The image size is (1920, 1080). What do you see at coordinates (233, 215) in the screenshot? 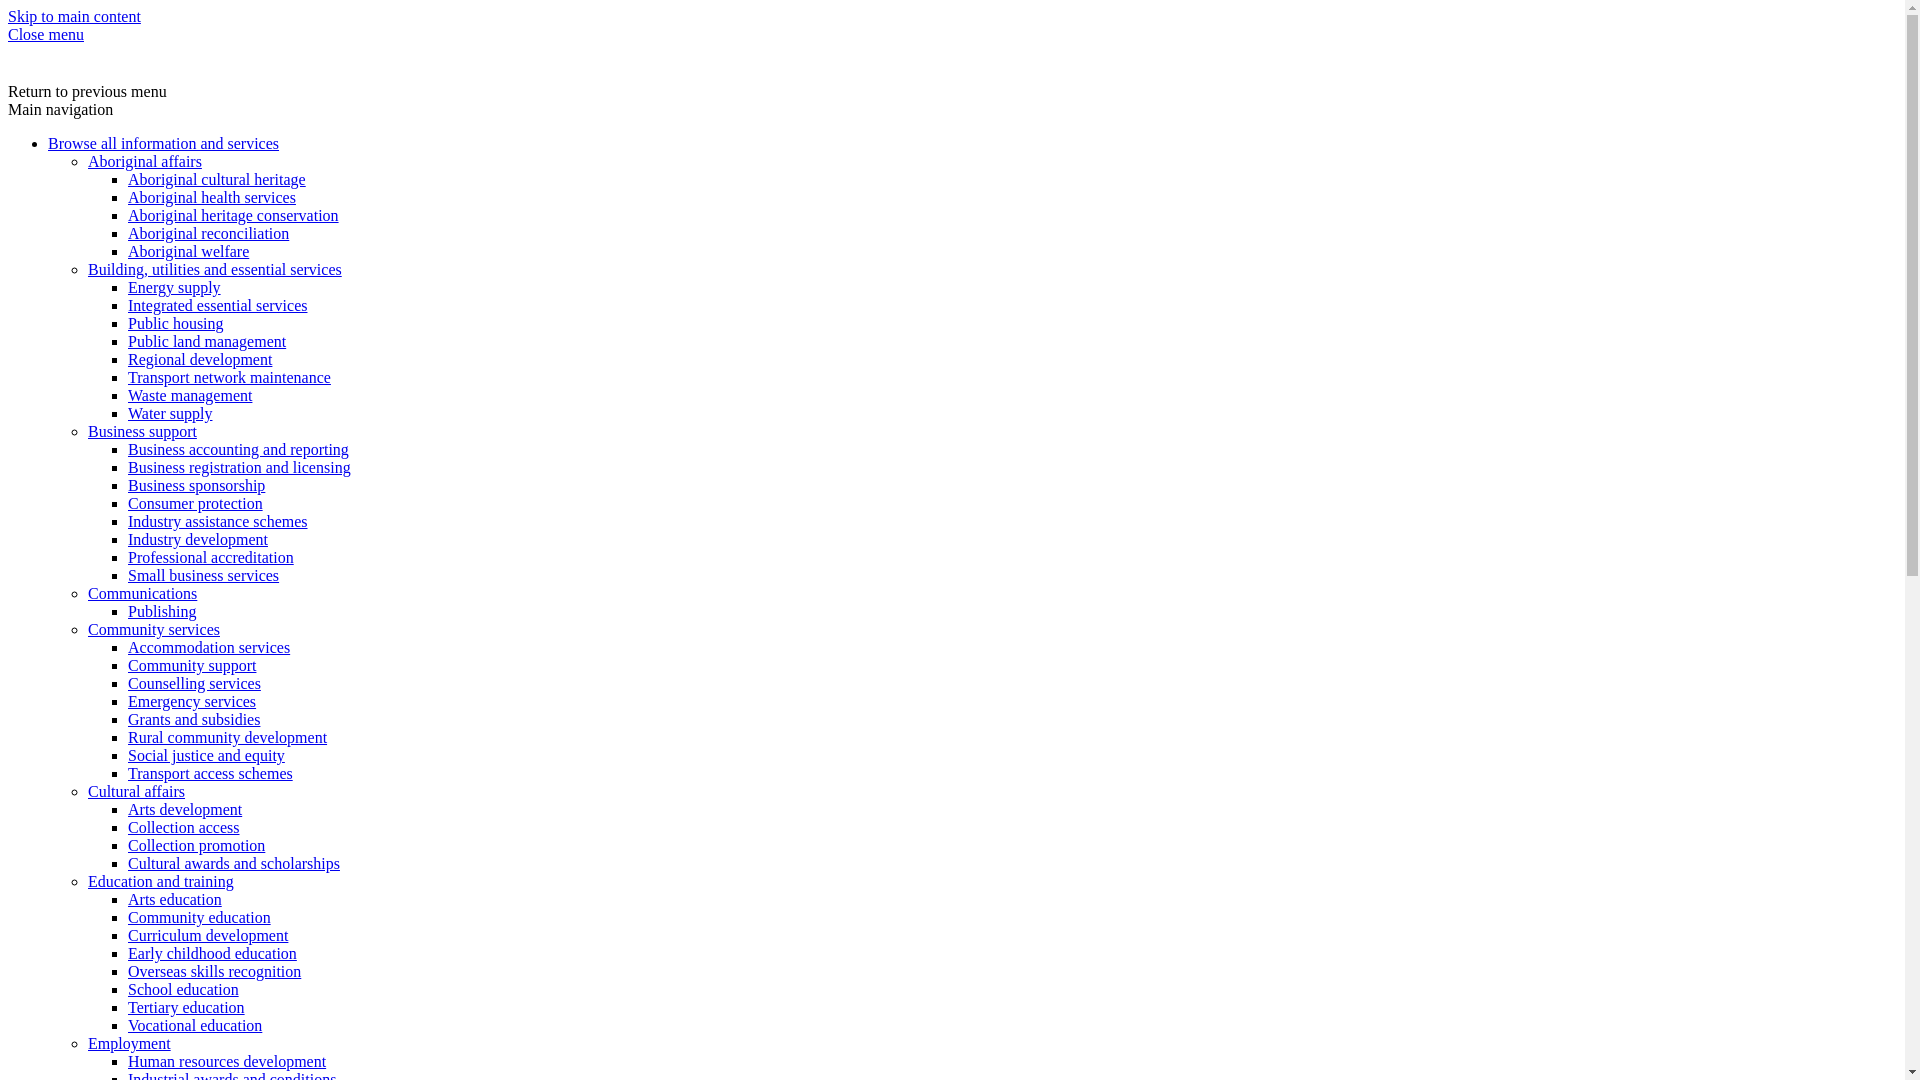
I see `'Aboriginal heritage conservation'` at bounding box center [233, 215].